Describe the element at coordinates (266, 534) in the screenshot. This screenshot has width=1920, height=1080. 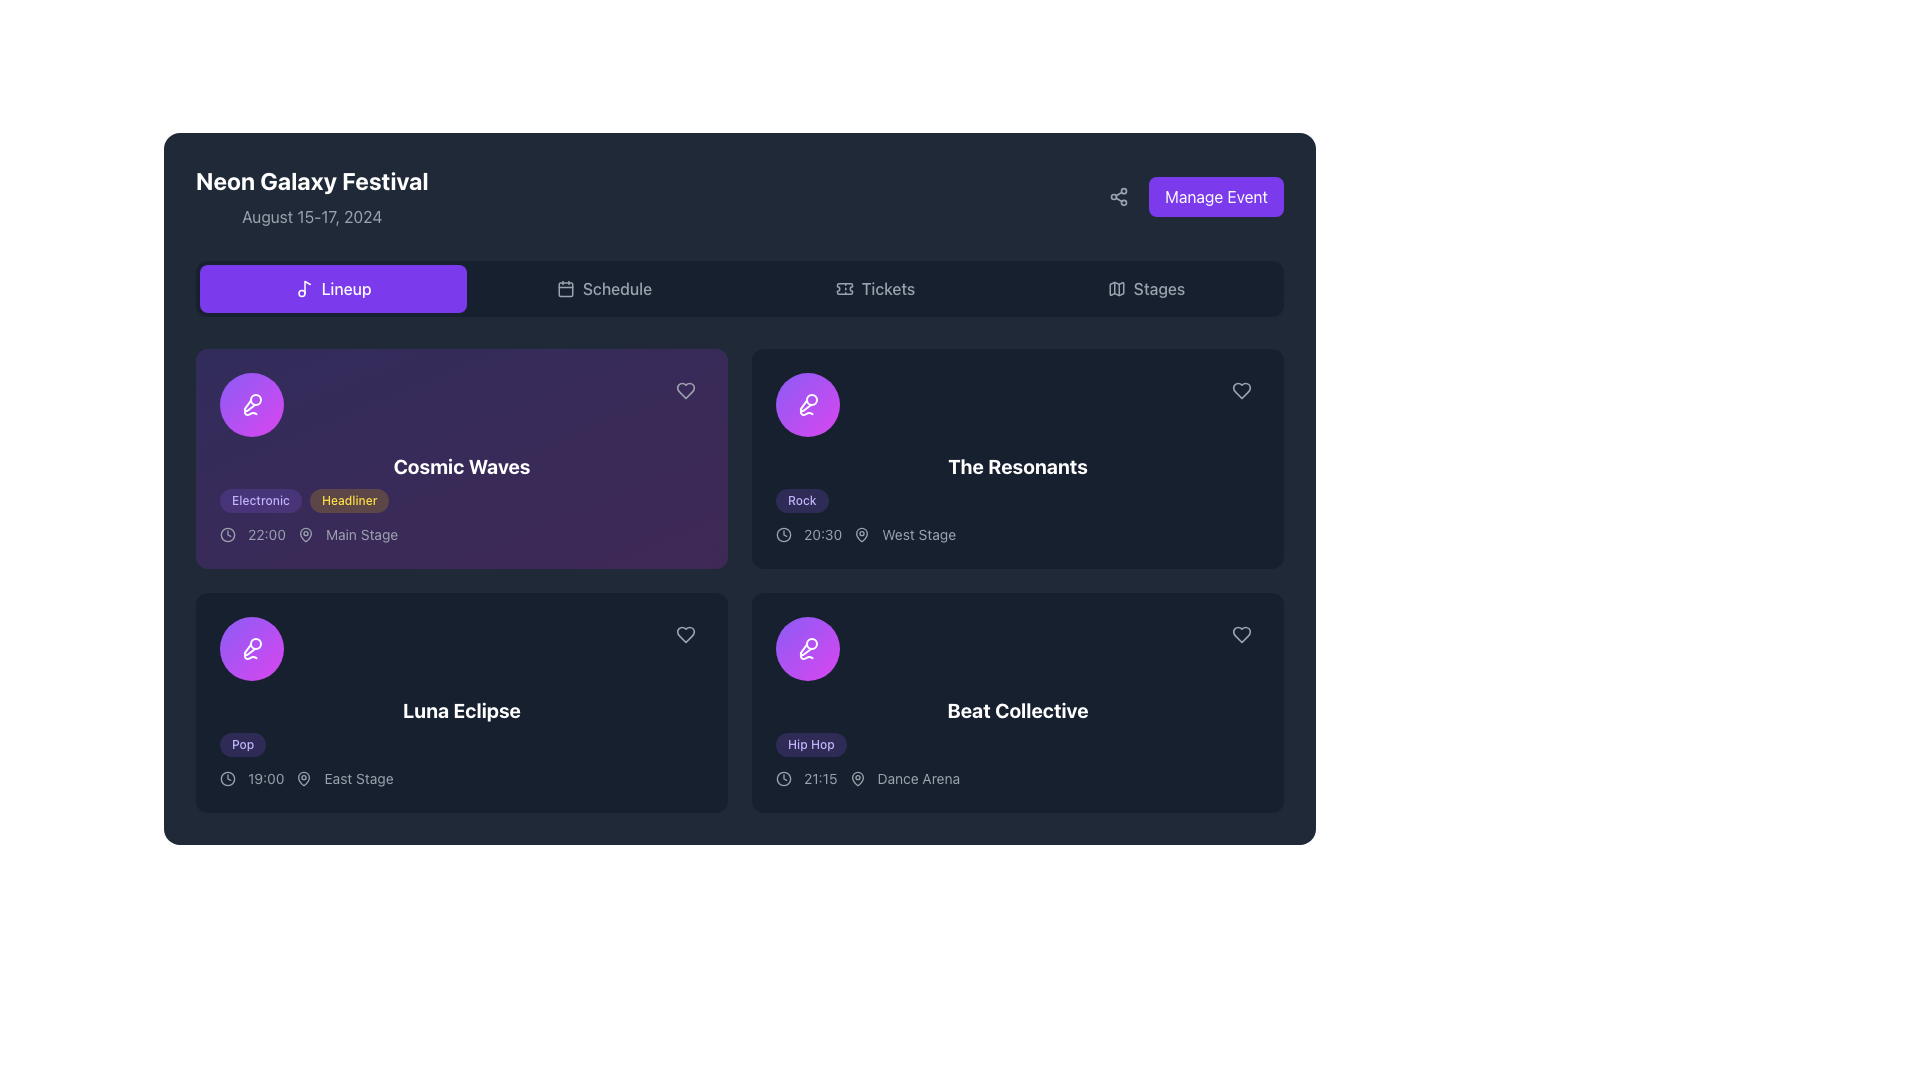
I see `time information displayed on the text label showing '22:00', which is located within the 'Cosmic Waves' event card, positioned to the right of the clock icon and to the left of the 'Main Stage' label` at that location.